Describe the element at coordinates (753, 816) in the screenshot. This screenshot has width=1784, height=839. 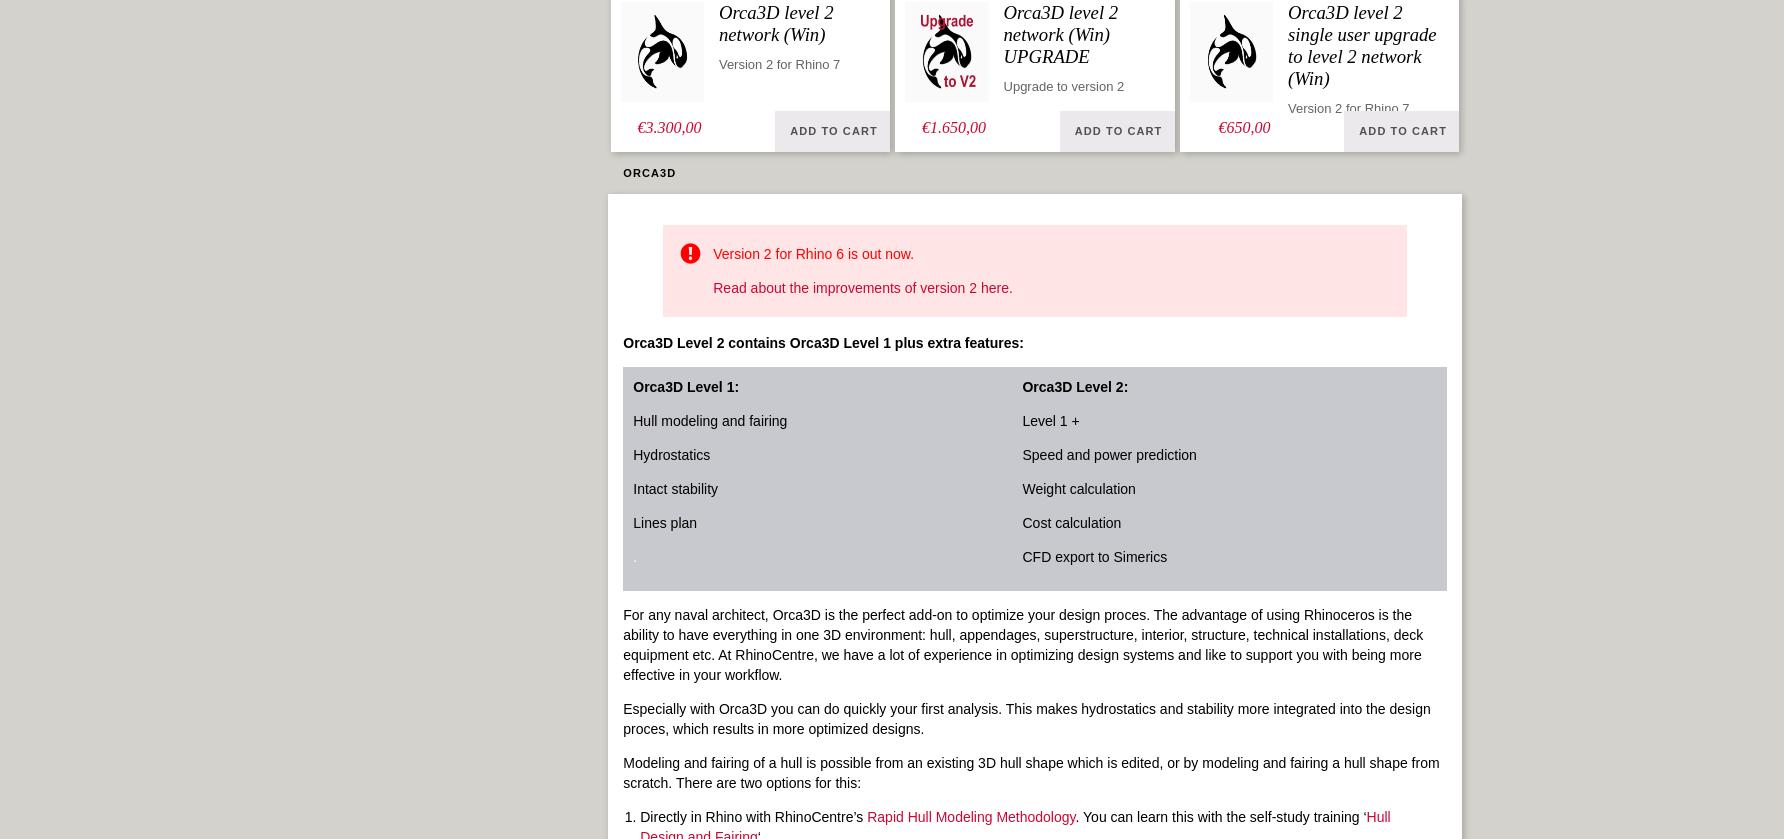
I see `'Directly in Rhino with RhinoCentre’s'` at that location.